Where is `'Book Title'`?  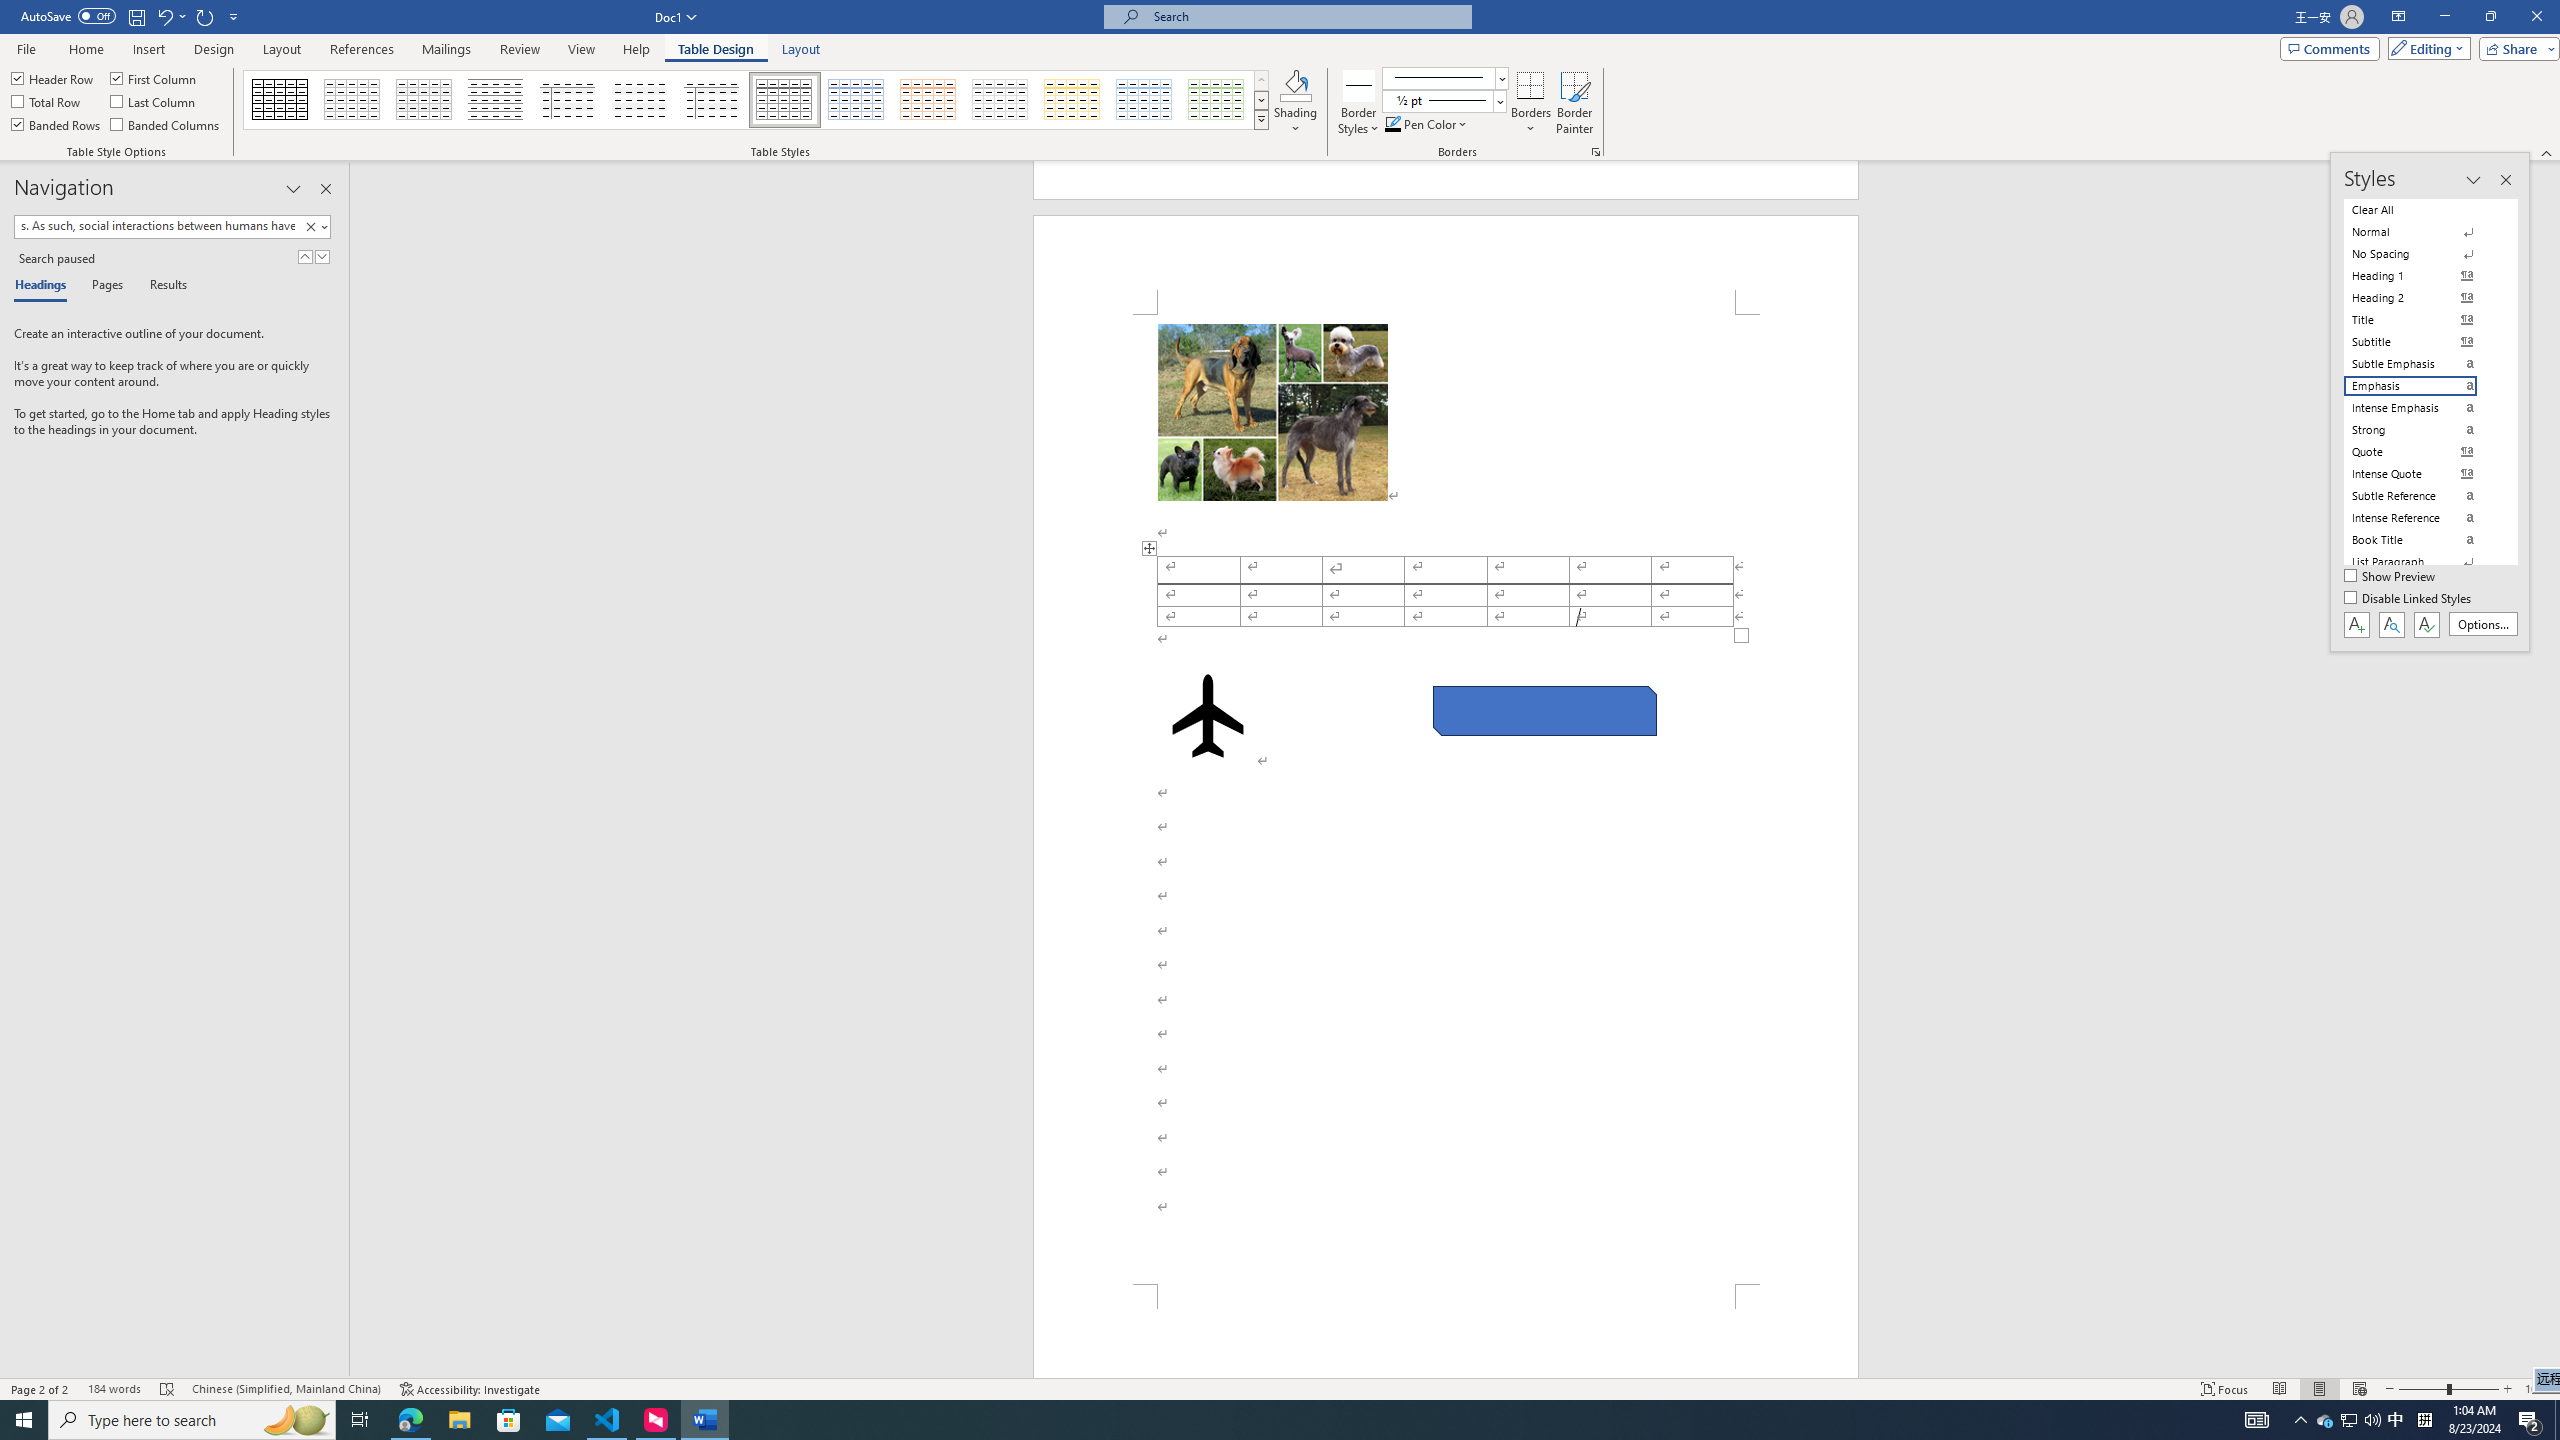 'Book Title' is located at coordinates (2422, 540).